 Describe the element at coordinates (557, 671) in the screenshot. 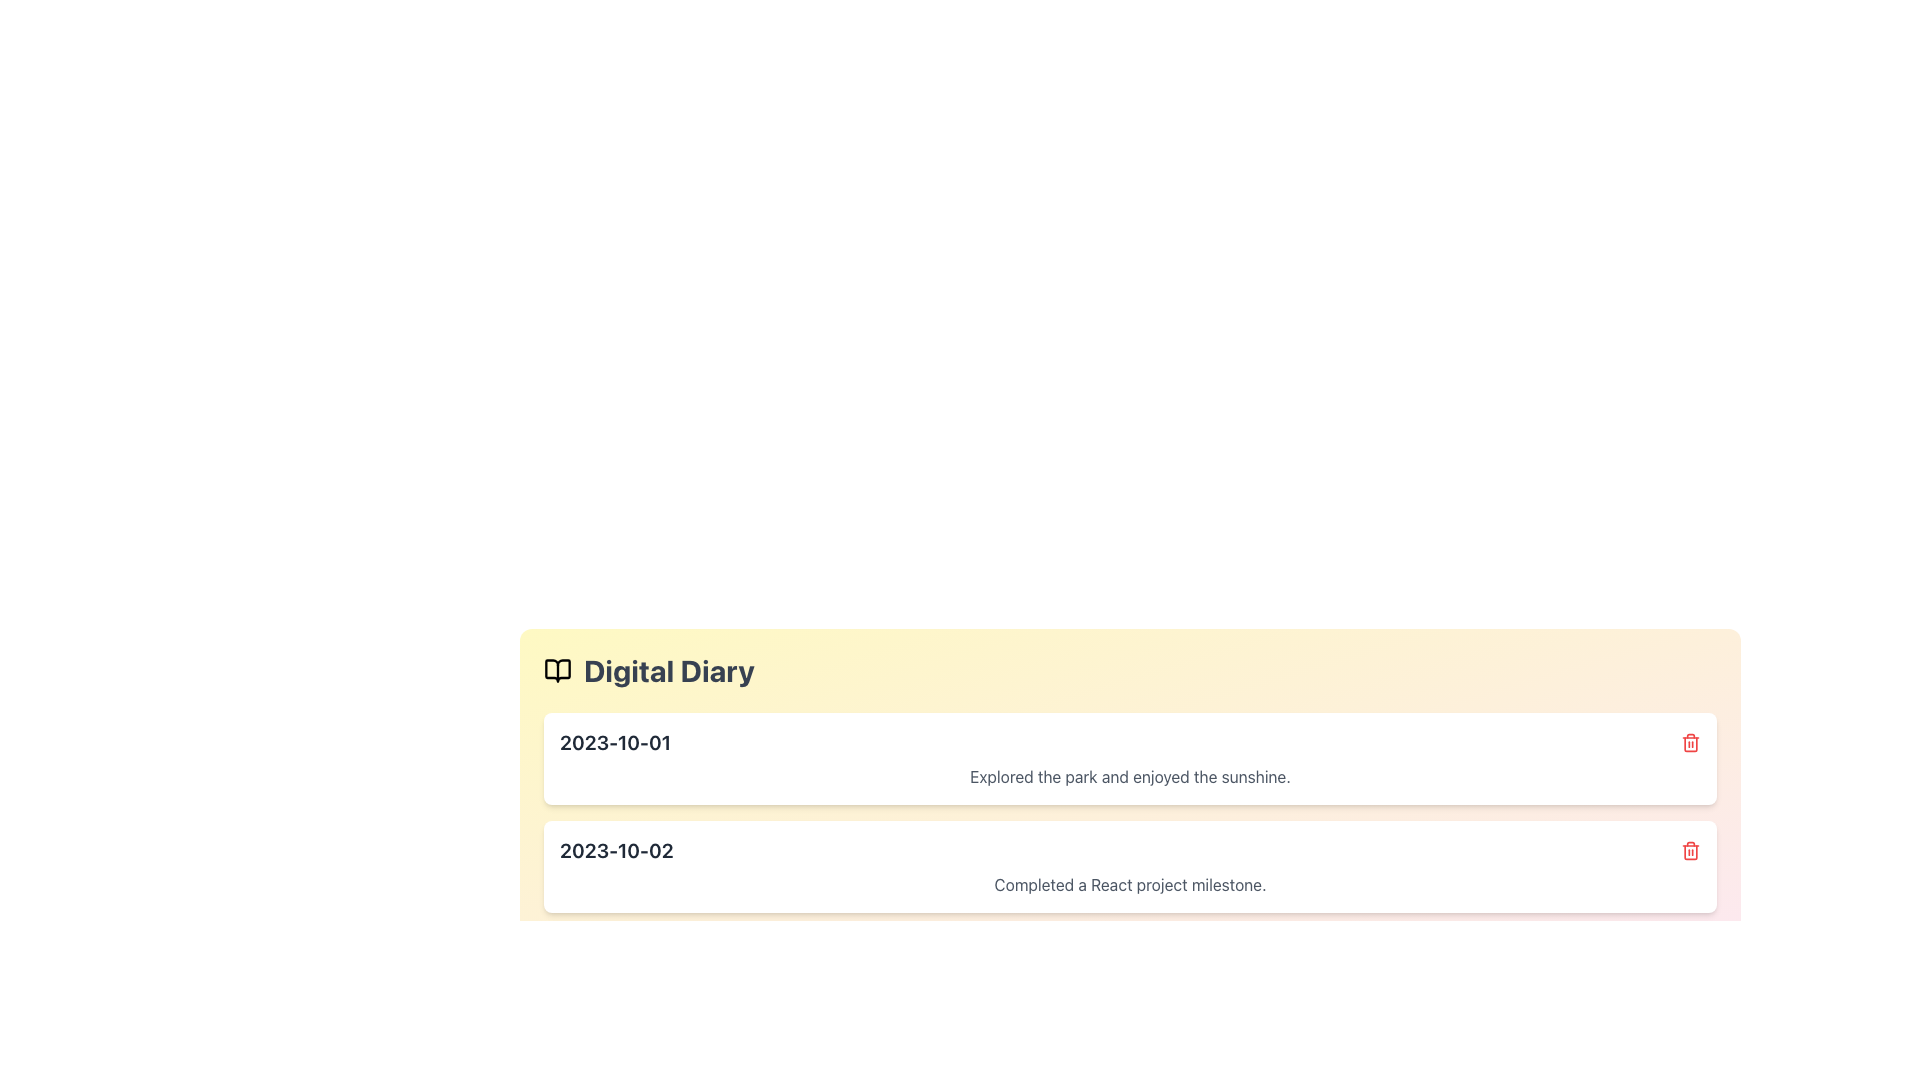

I see `the open book icon with a thin black outline located to the left of the 'Digital Diary' text` at that location.